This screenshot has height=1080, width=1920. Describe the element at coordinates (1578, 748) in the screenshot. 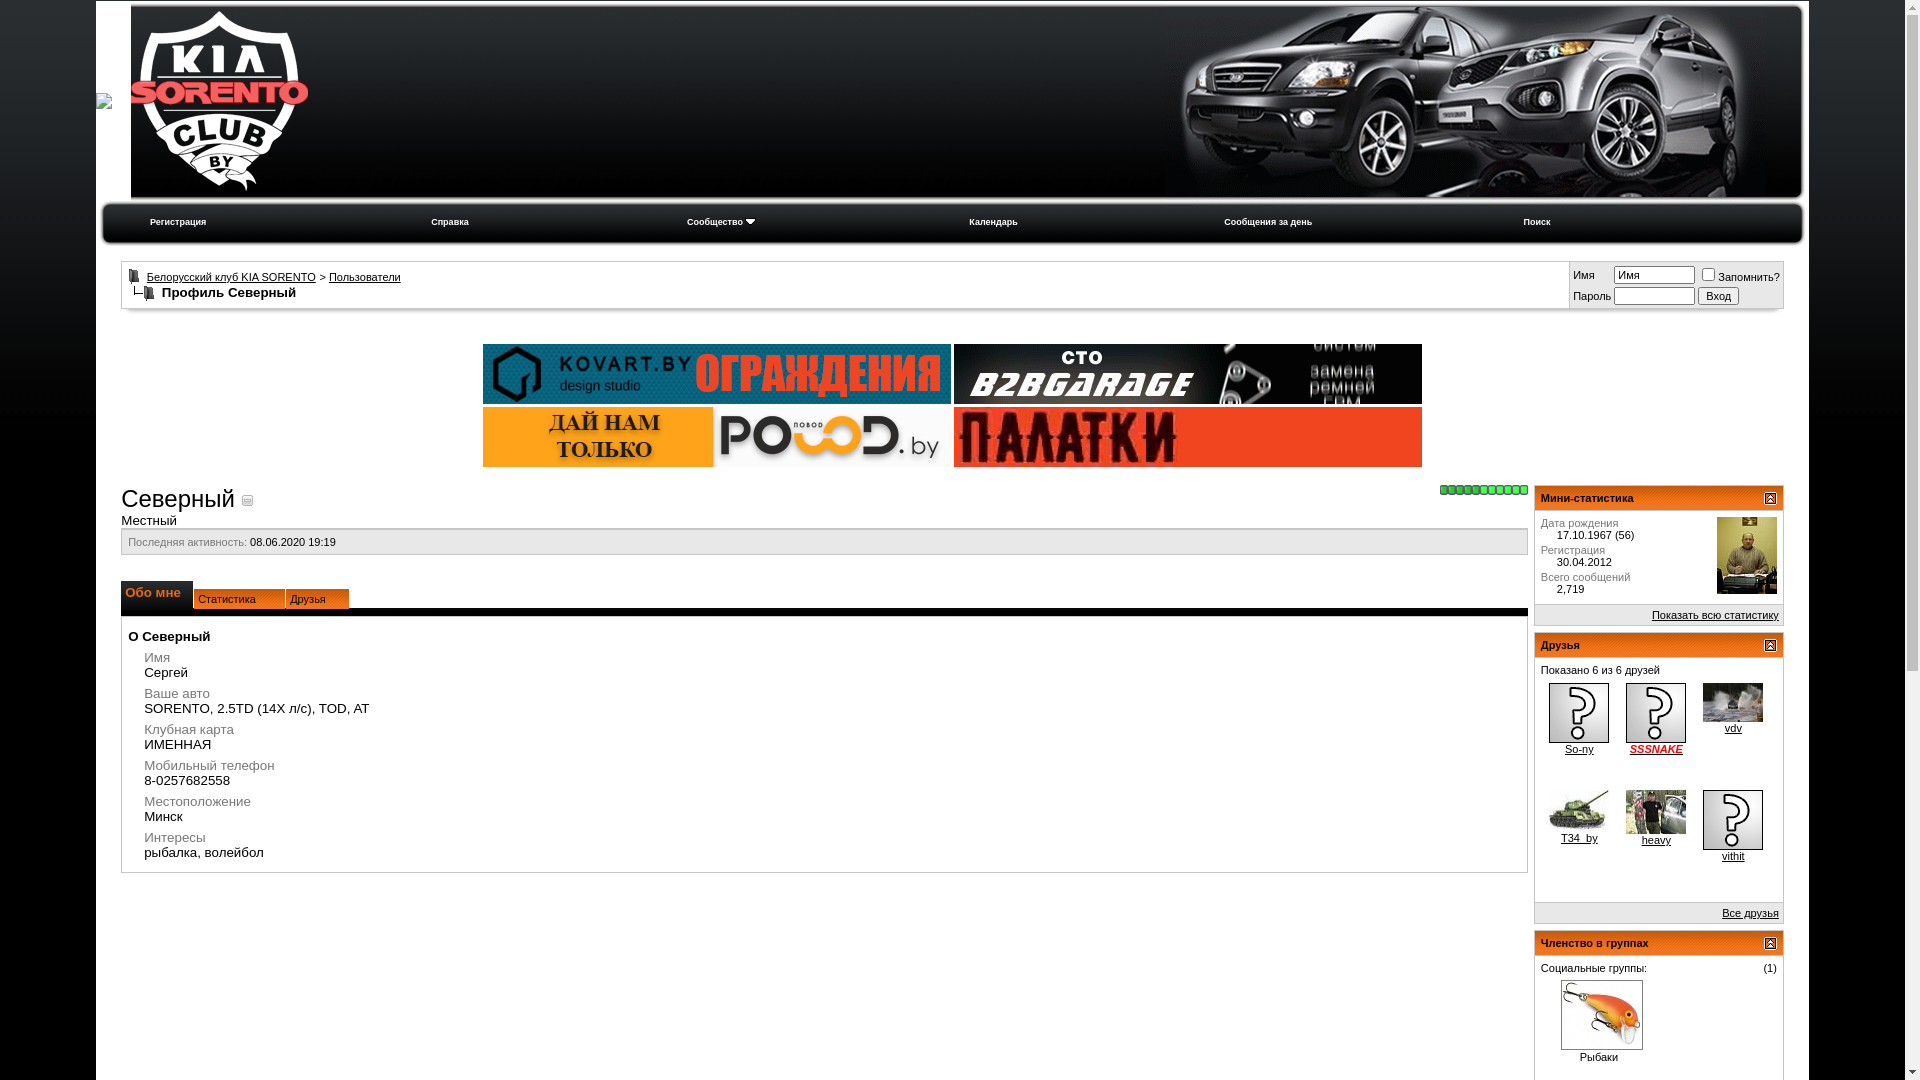

I see `'So-ny'` at that location.